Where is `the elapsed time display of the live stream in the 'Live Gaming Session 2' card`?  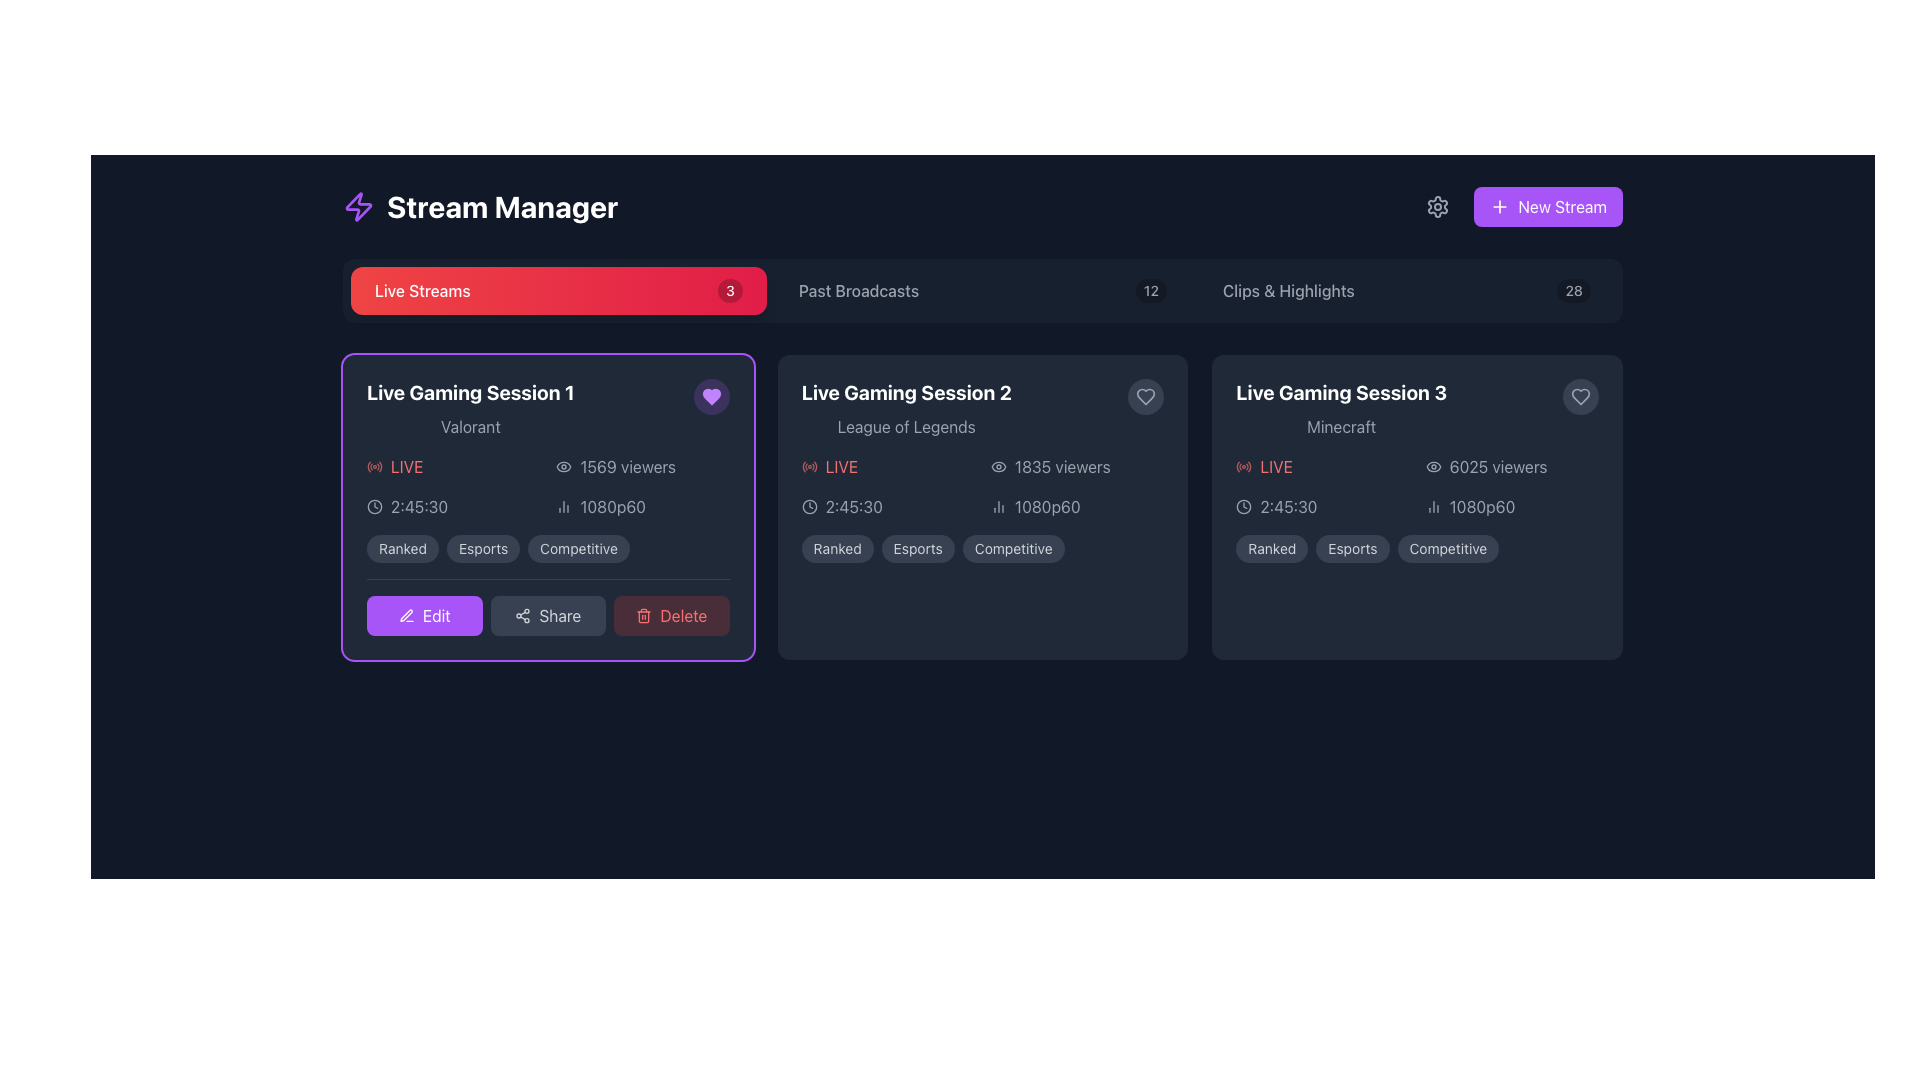 the elapsed time display of the live stream in the 'Live Gaming Session 2' card is located at coordinates (887, 505).